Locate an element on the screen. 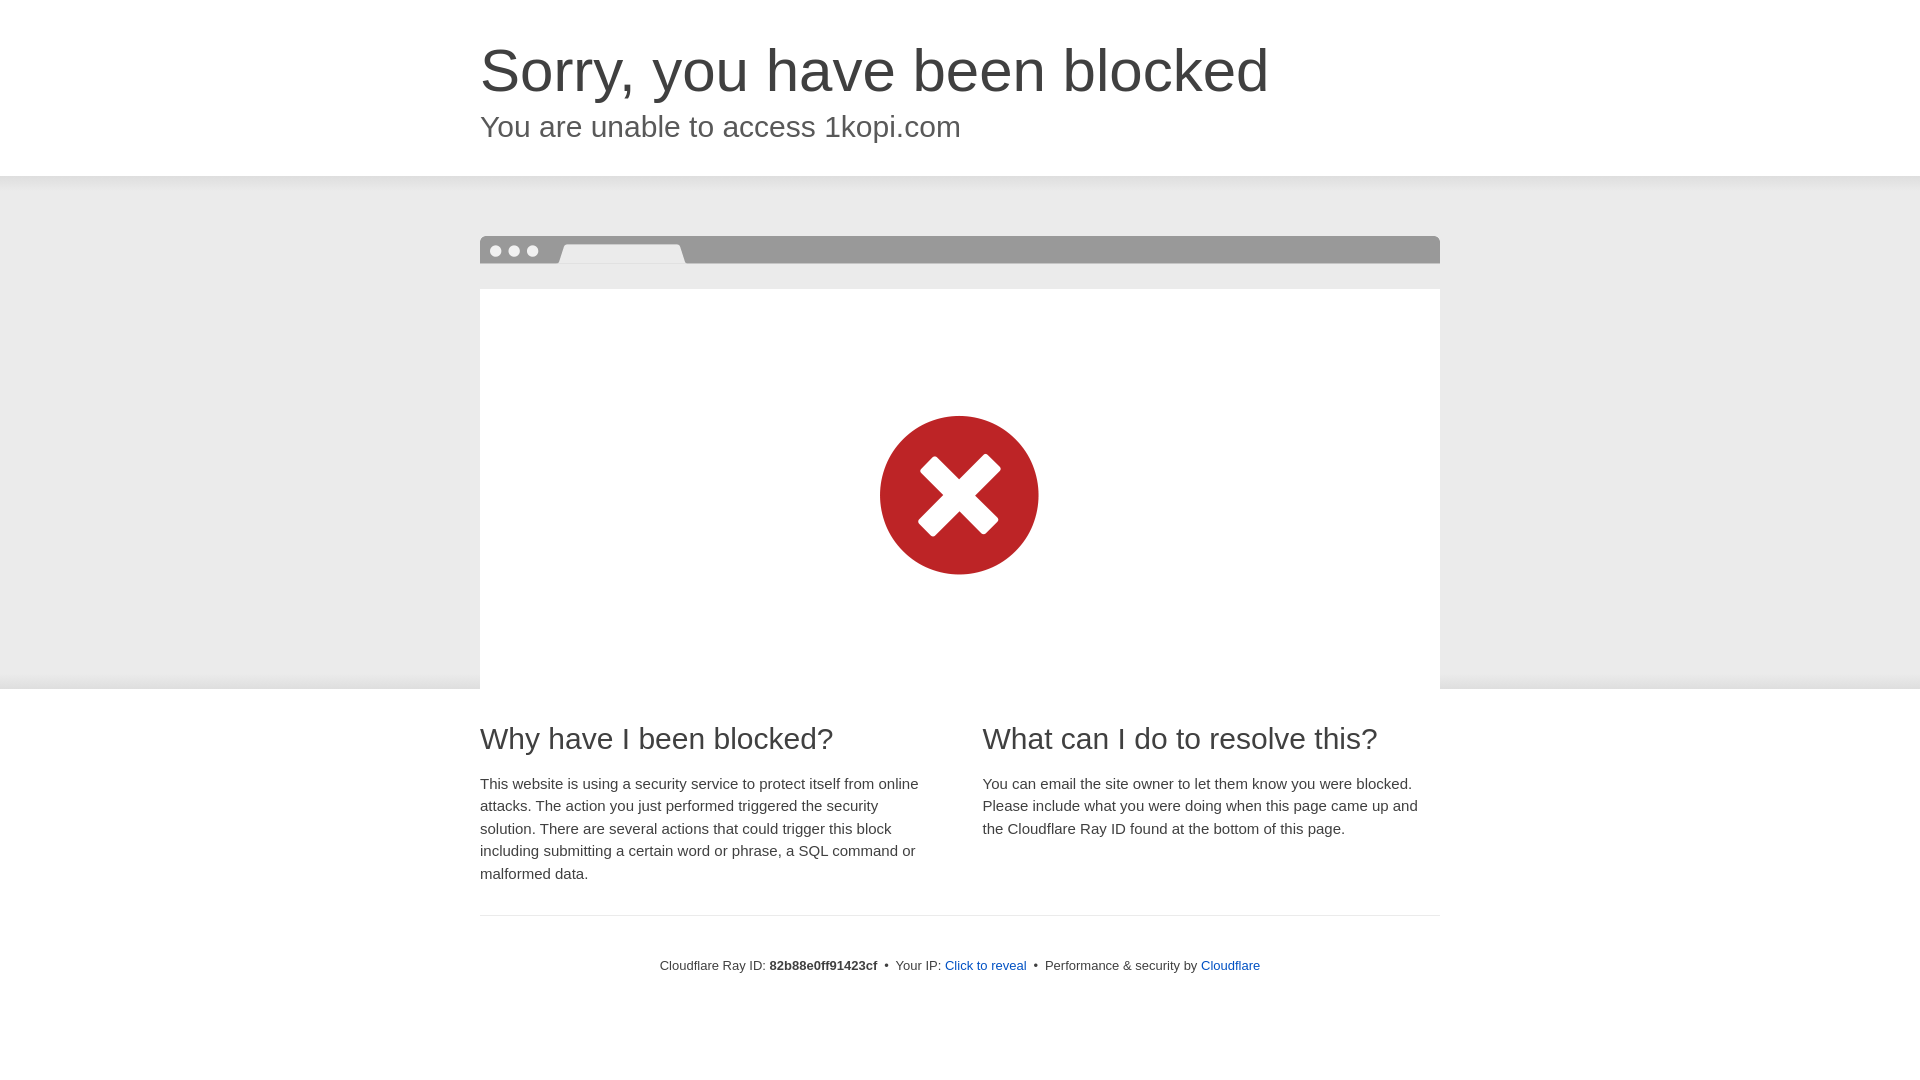 The image size is (1920, 1080). 'Click to reveal' is located at coordinates (985, 964).